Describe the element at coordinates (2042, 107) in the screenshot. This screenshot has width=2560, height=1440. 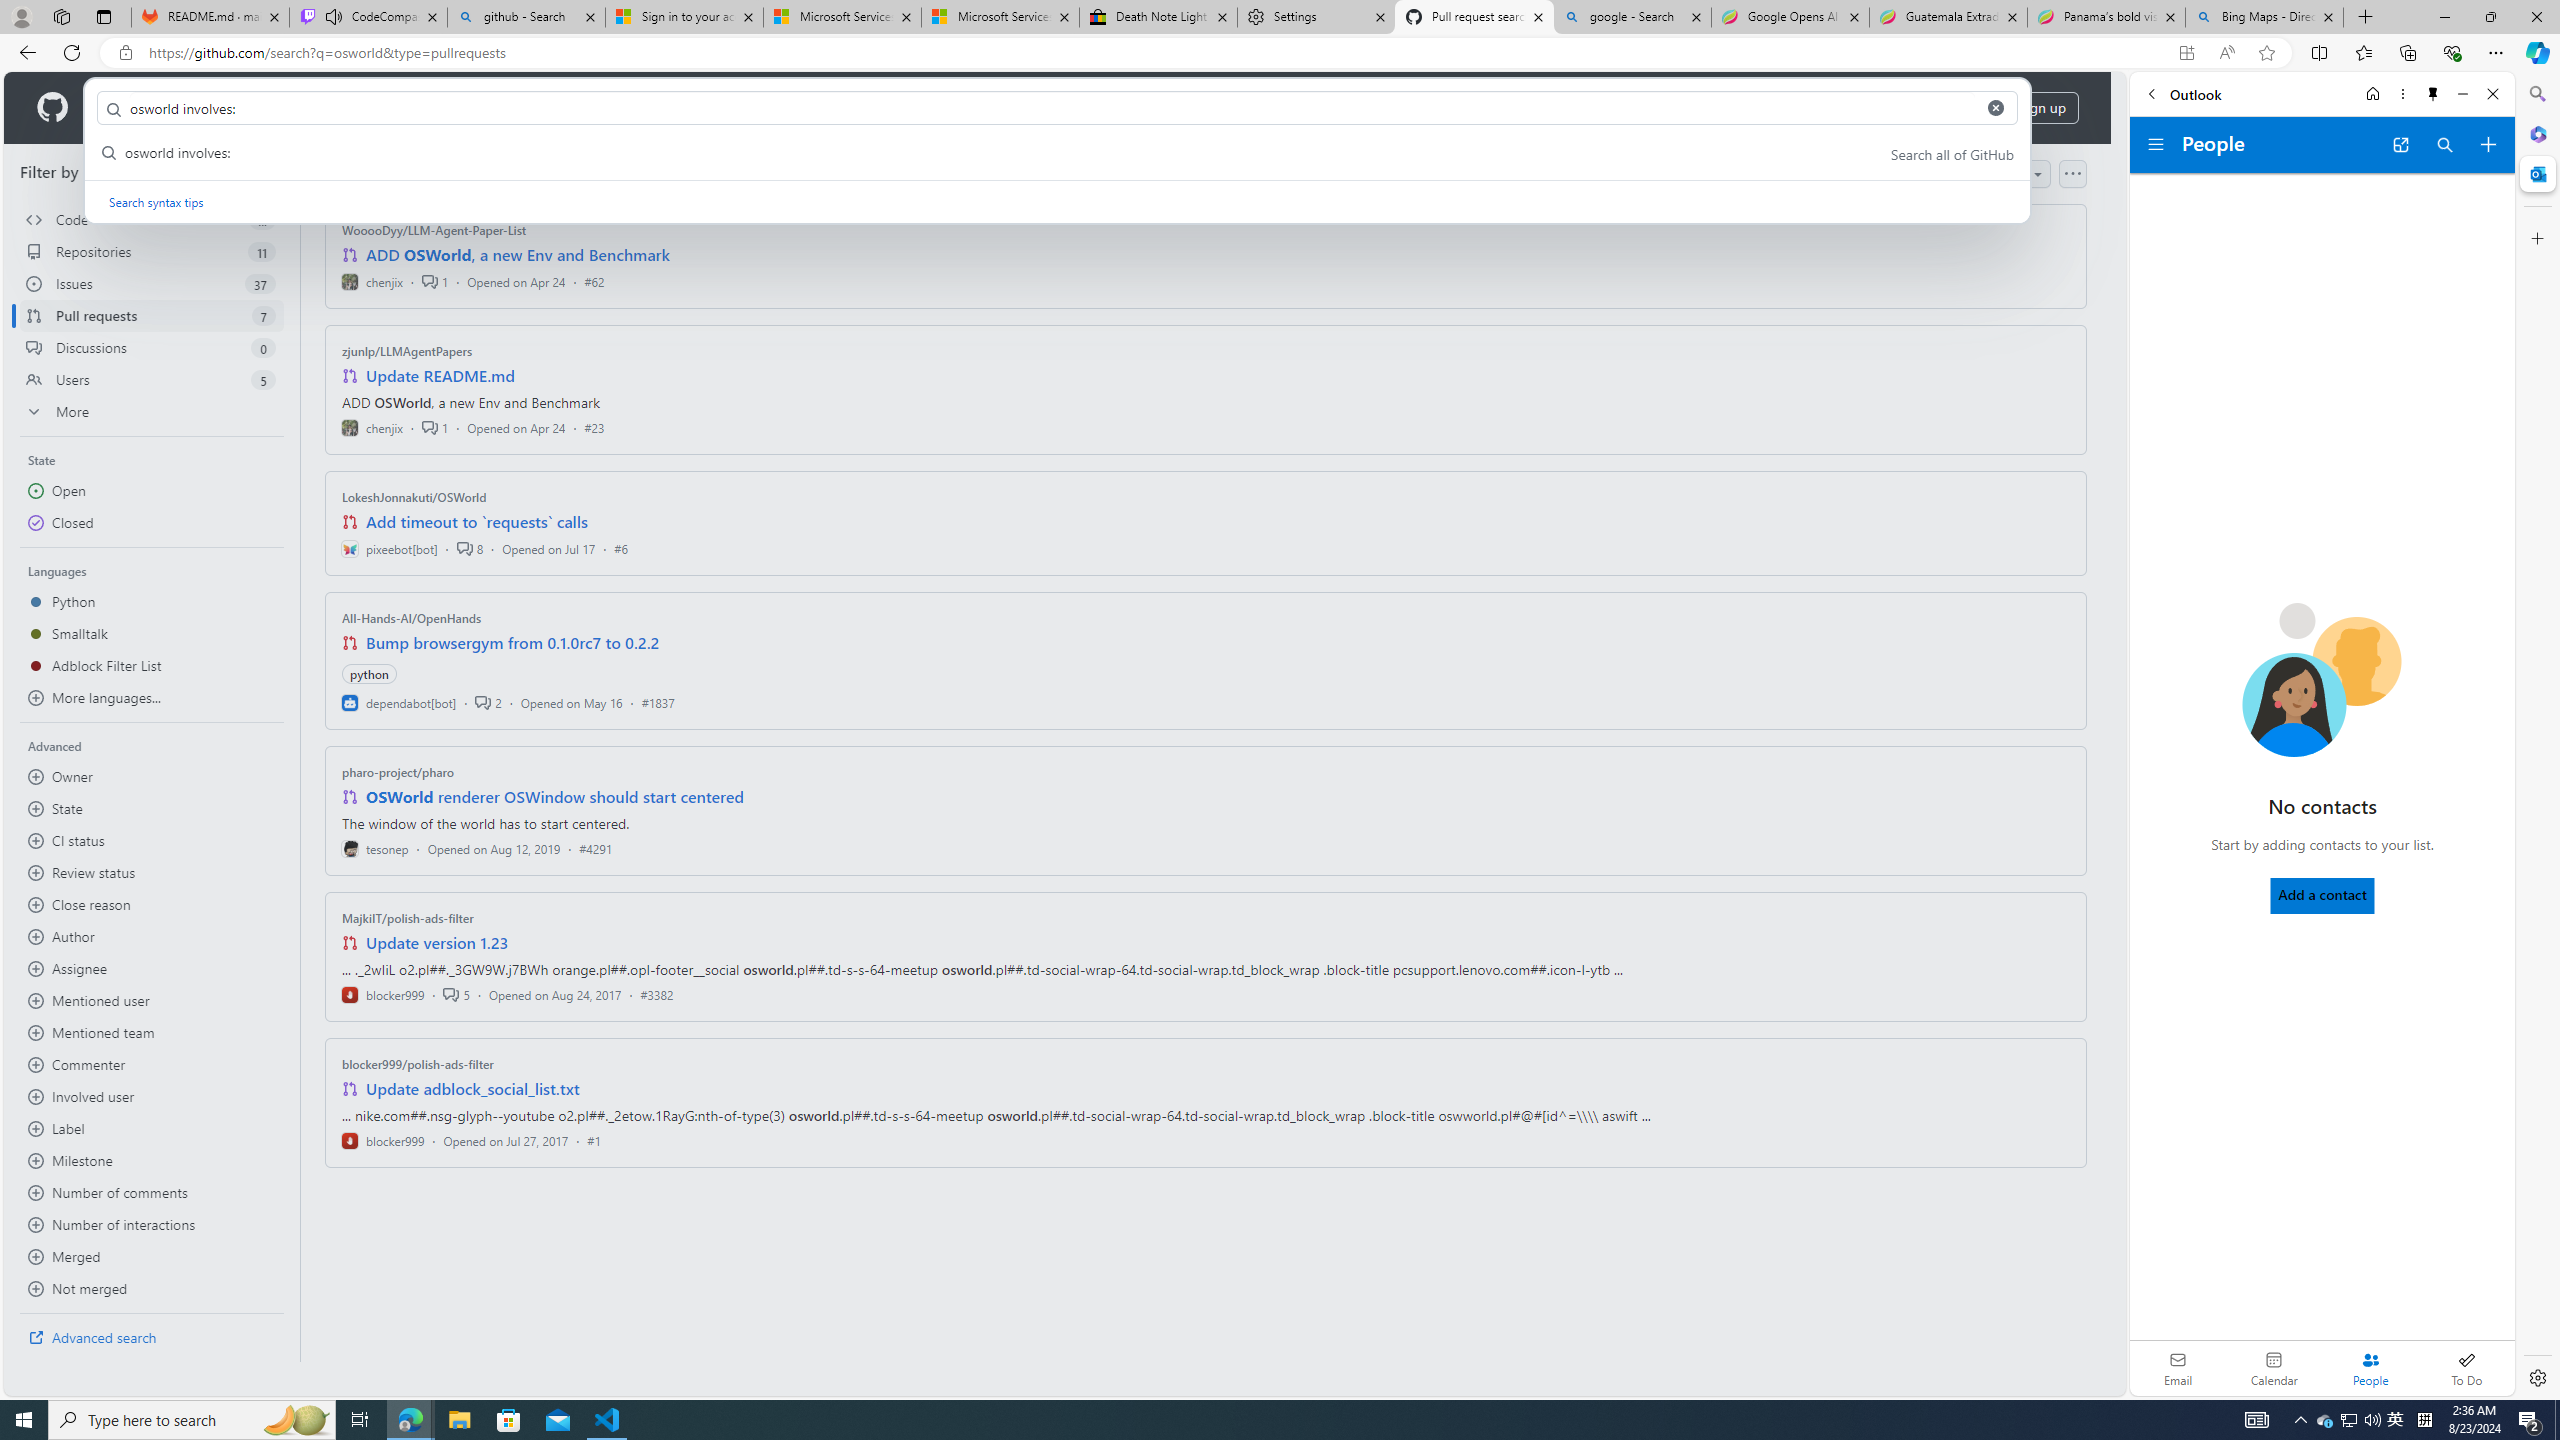
I see `'Sign up'` at that location.